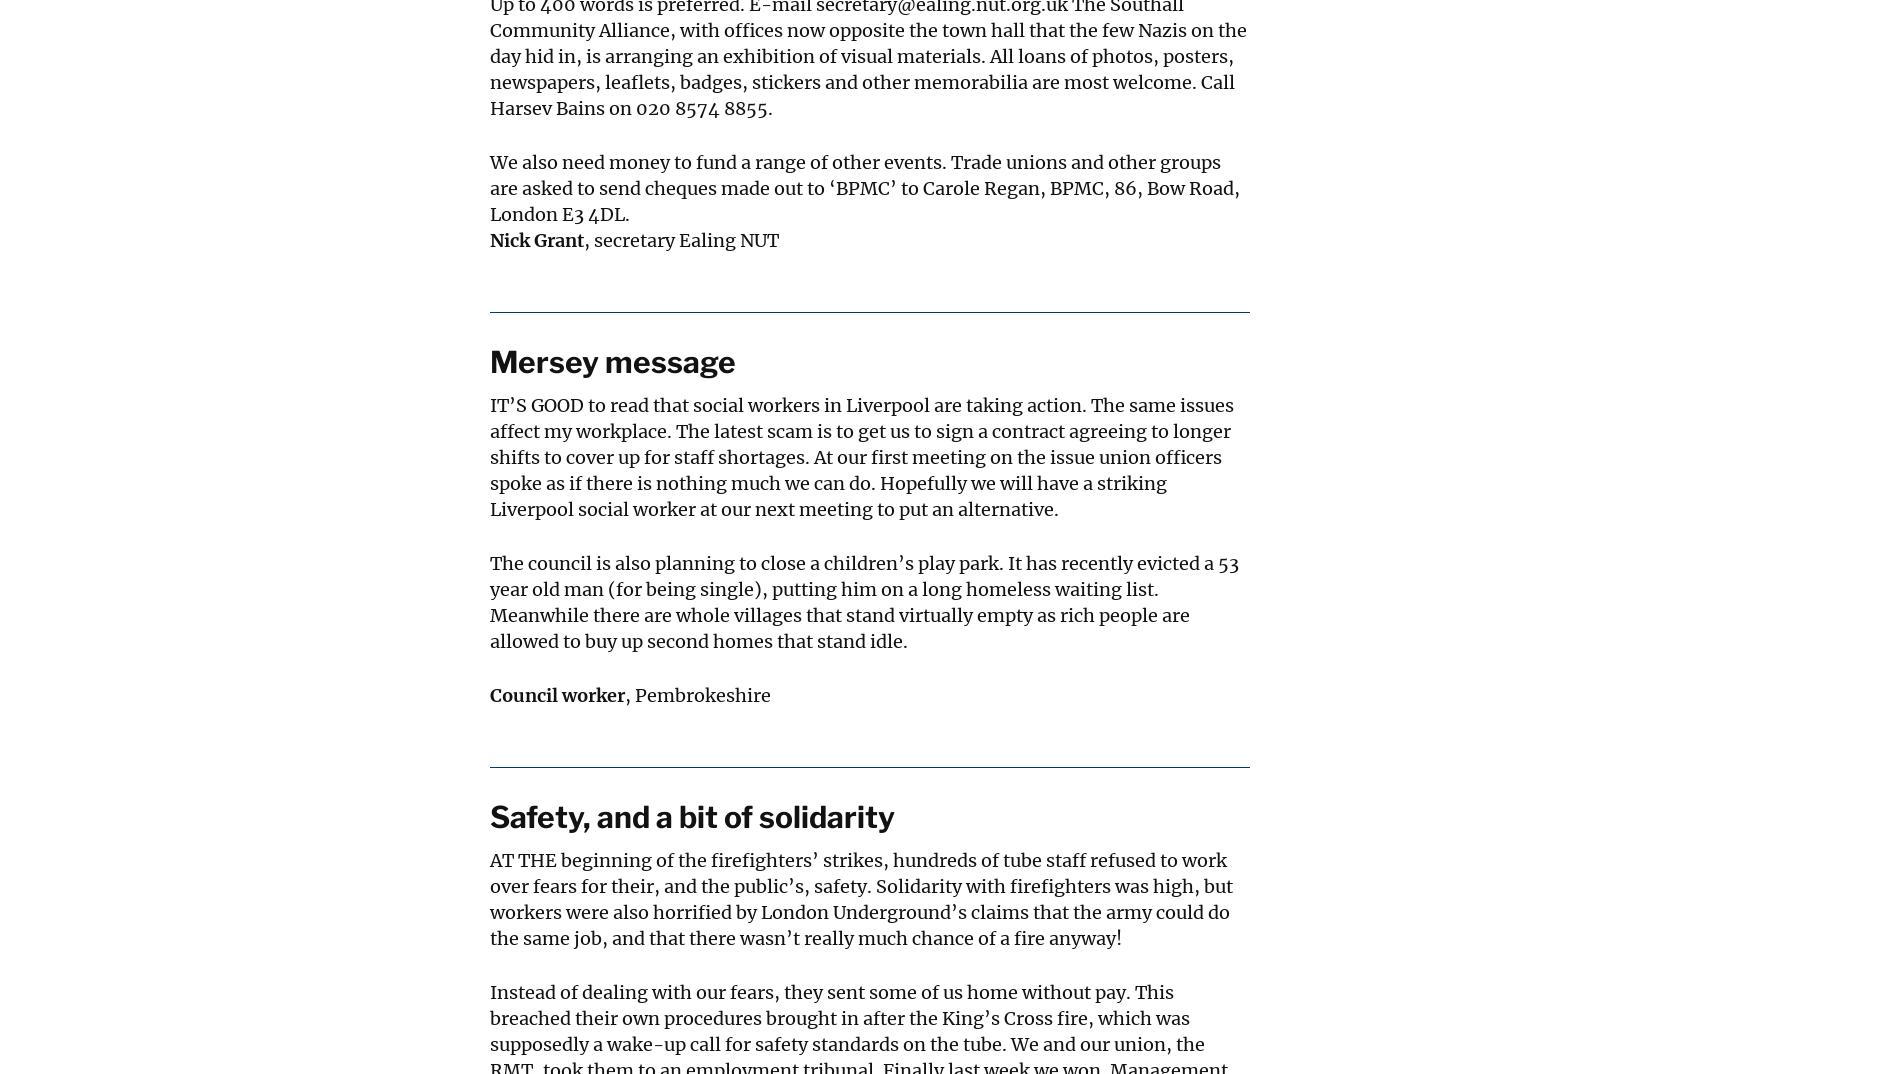 The height and width of the screenshot is (1074, 1900). What do you see at coordinates (624, 694) in the screenshot?
I see `', Pembrokeshire'` at bounding box center [624, 694].